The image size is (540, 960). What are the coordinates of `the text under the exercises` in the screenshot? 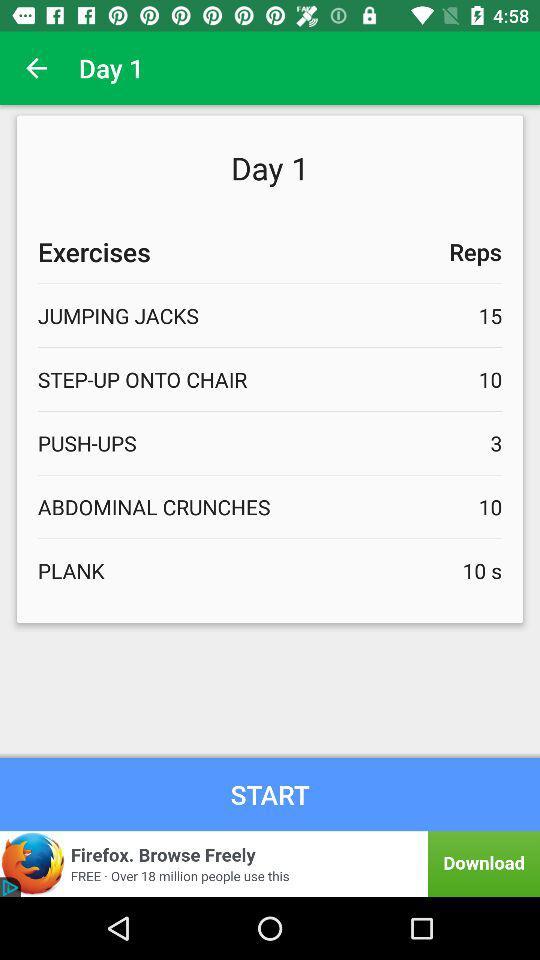 It's located at (270, 315).